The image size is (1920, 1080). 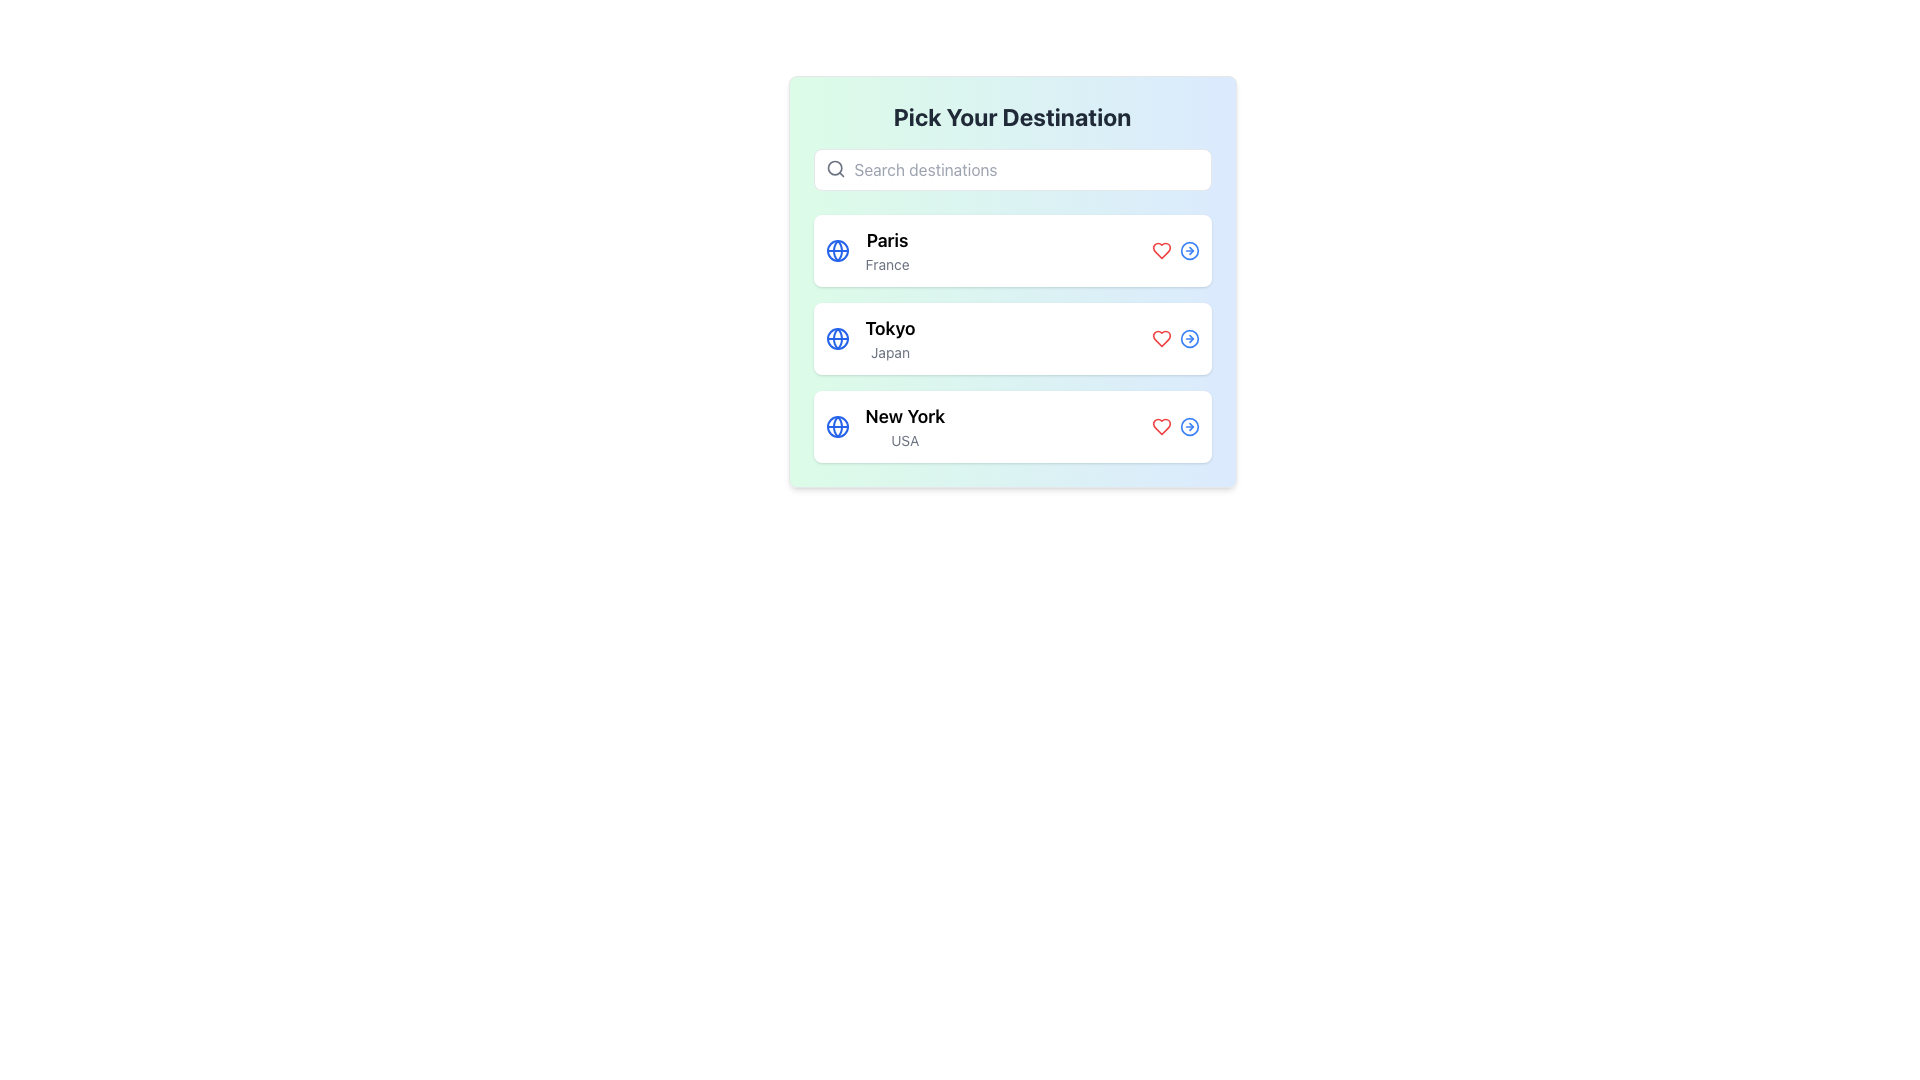 I want to click on the decorative globe icon associated with the 'Paris' location in the topmost card on the left side, adjacent to the 'Paris' and 'France' labels, so click(x=837, y=249).